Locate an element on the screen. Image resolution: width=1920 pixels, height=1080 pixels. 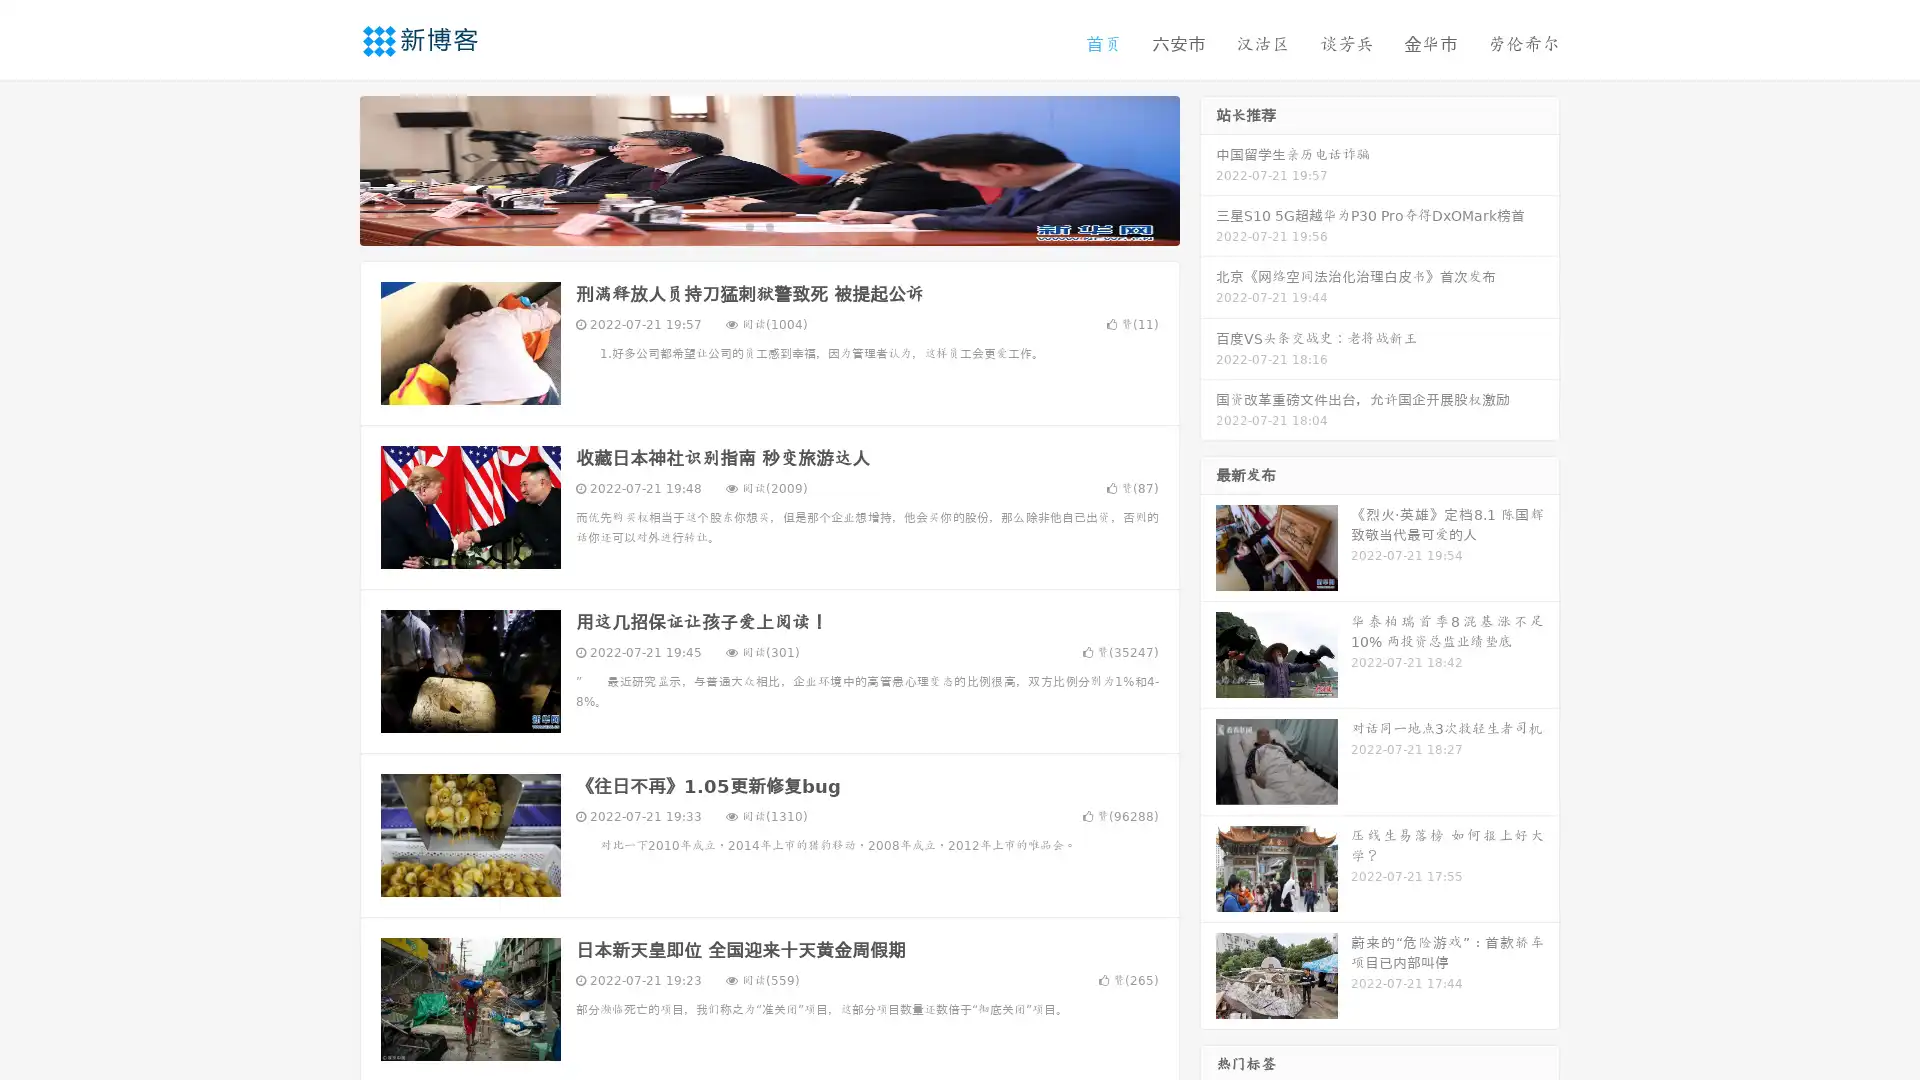
Go to slide 3 is located at coordinates (789, 225).